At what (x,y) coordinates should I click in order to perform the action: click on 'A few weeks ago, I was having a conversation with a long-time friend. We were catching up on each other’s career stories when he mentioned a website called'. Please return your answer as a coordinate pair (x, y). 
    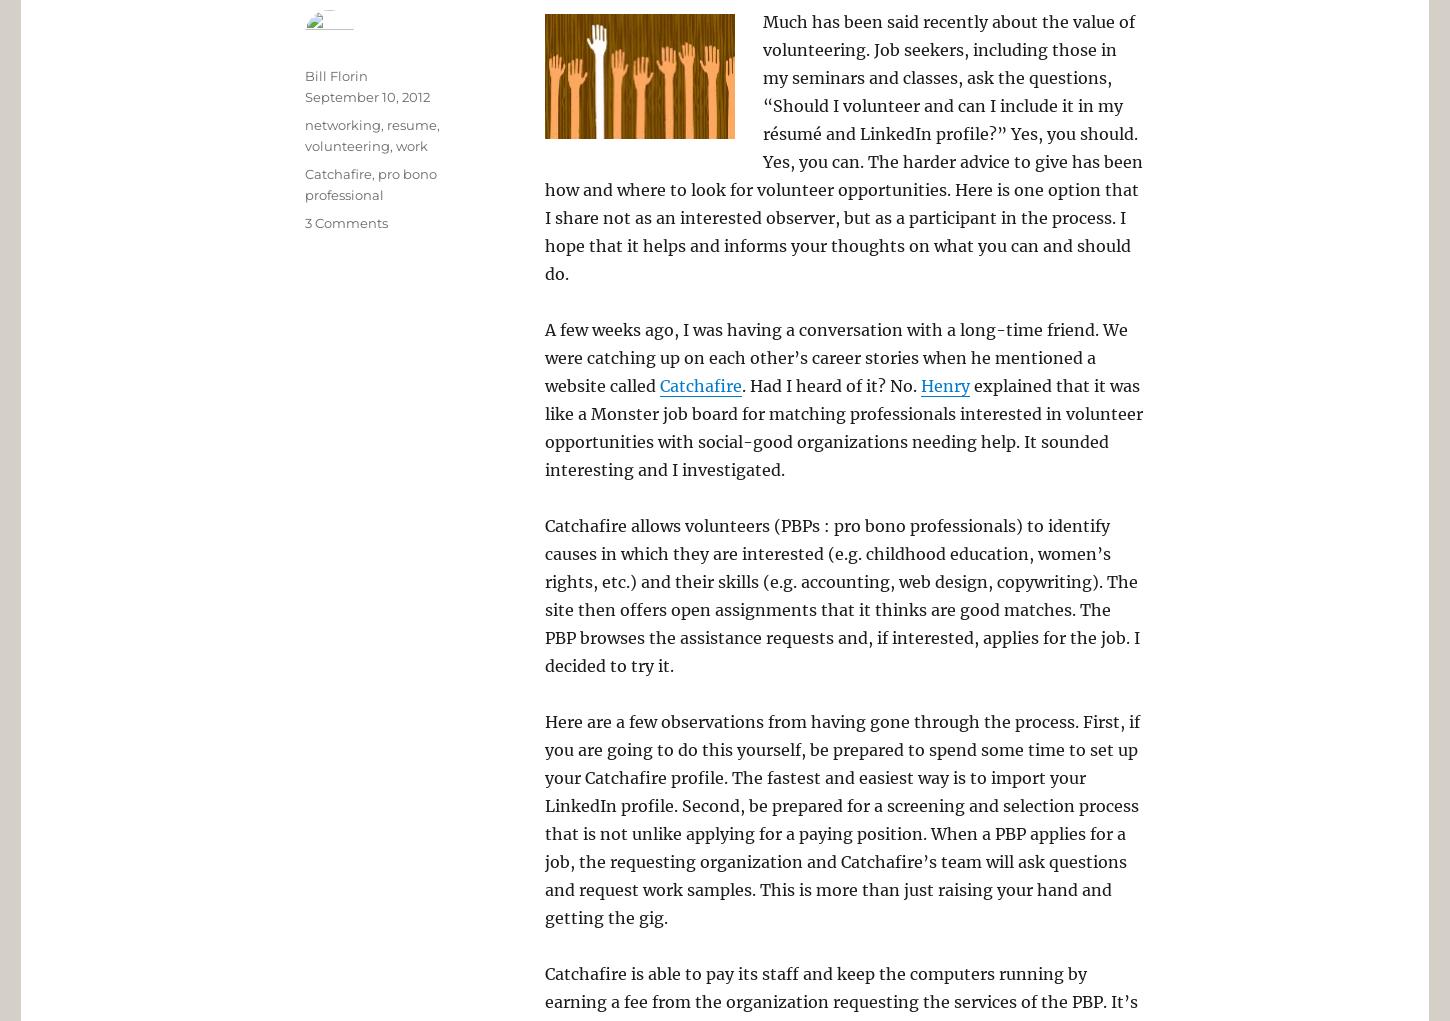
    Looking at the image, I should click on (545, 357).